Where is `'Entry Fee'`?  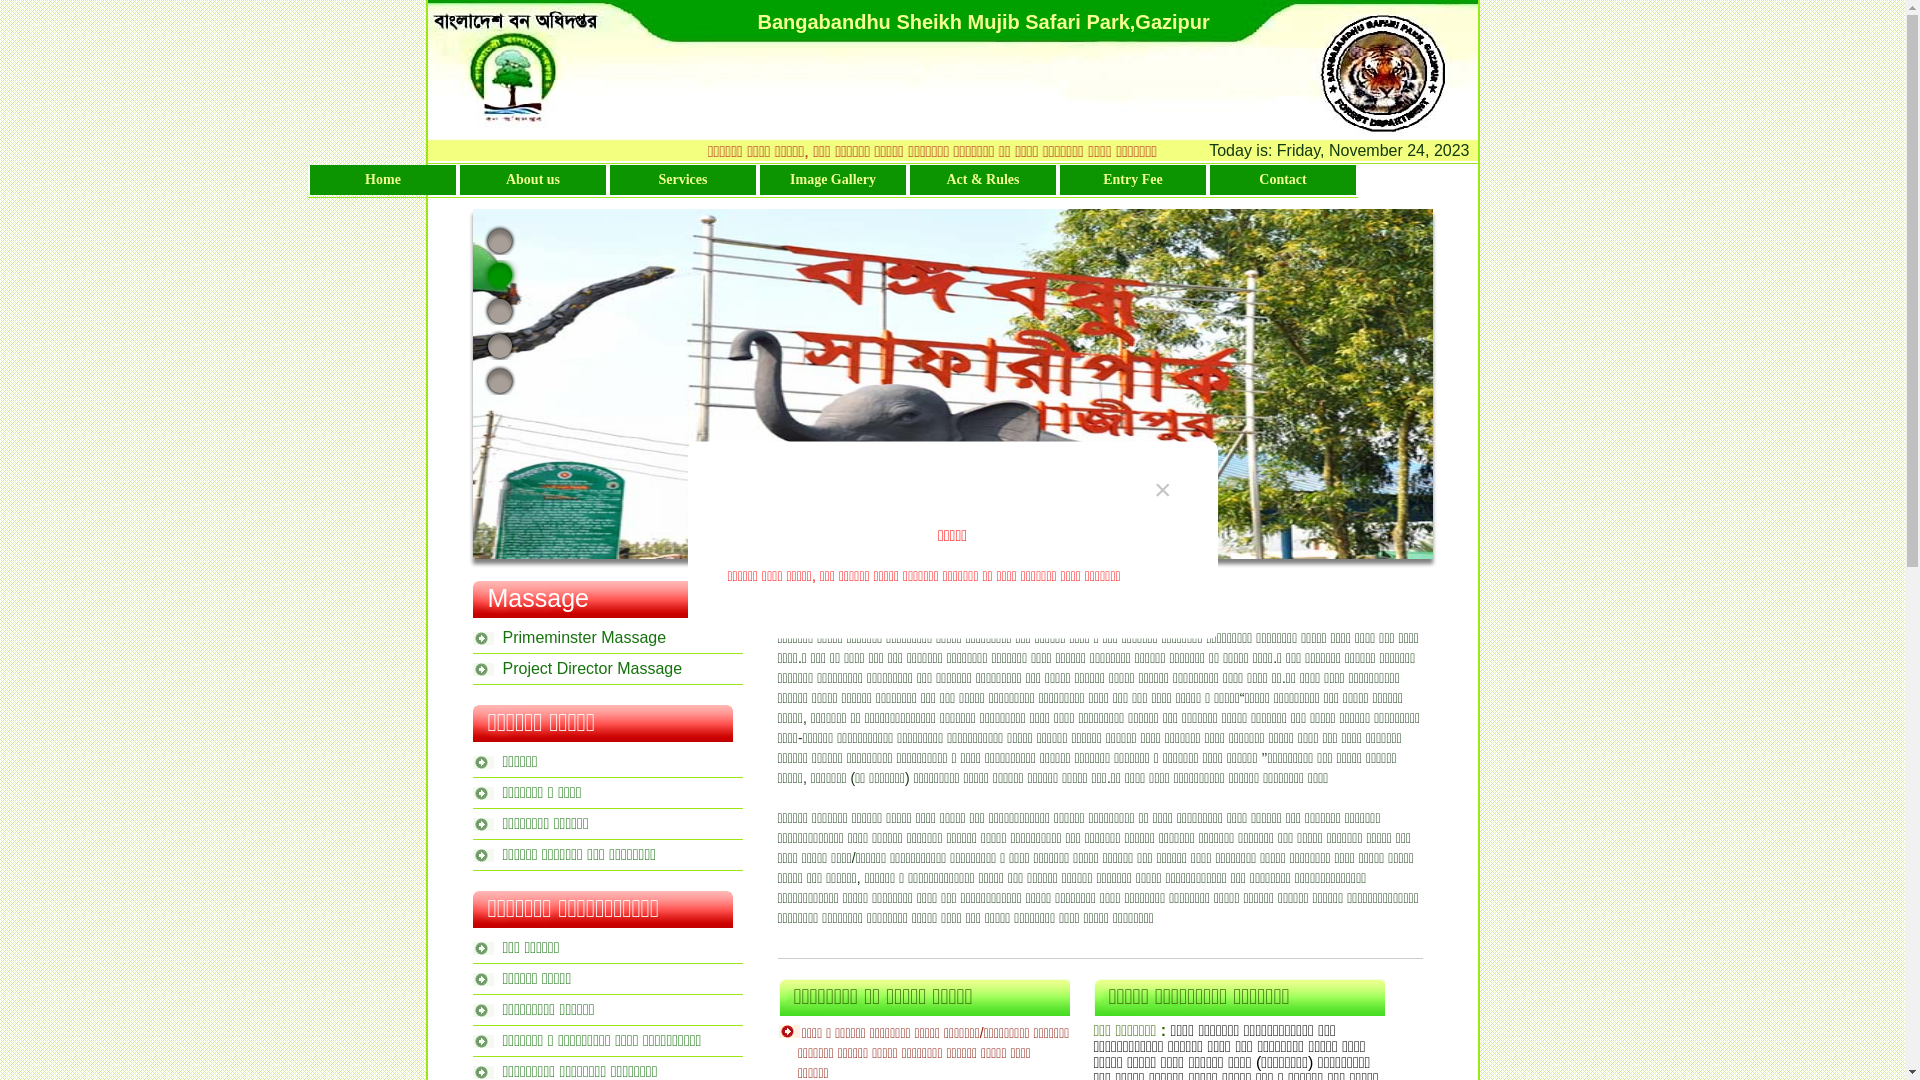
'Entry Fee' is located at coordinates (1132, 180).